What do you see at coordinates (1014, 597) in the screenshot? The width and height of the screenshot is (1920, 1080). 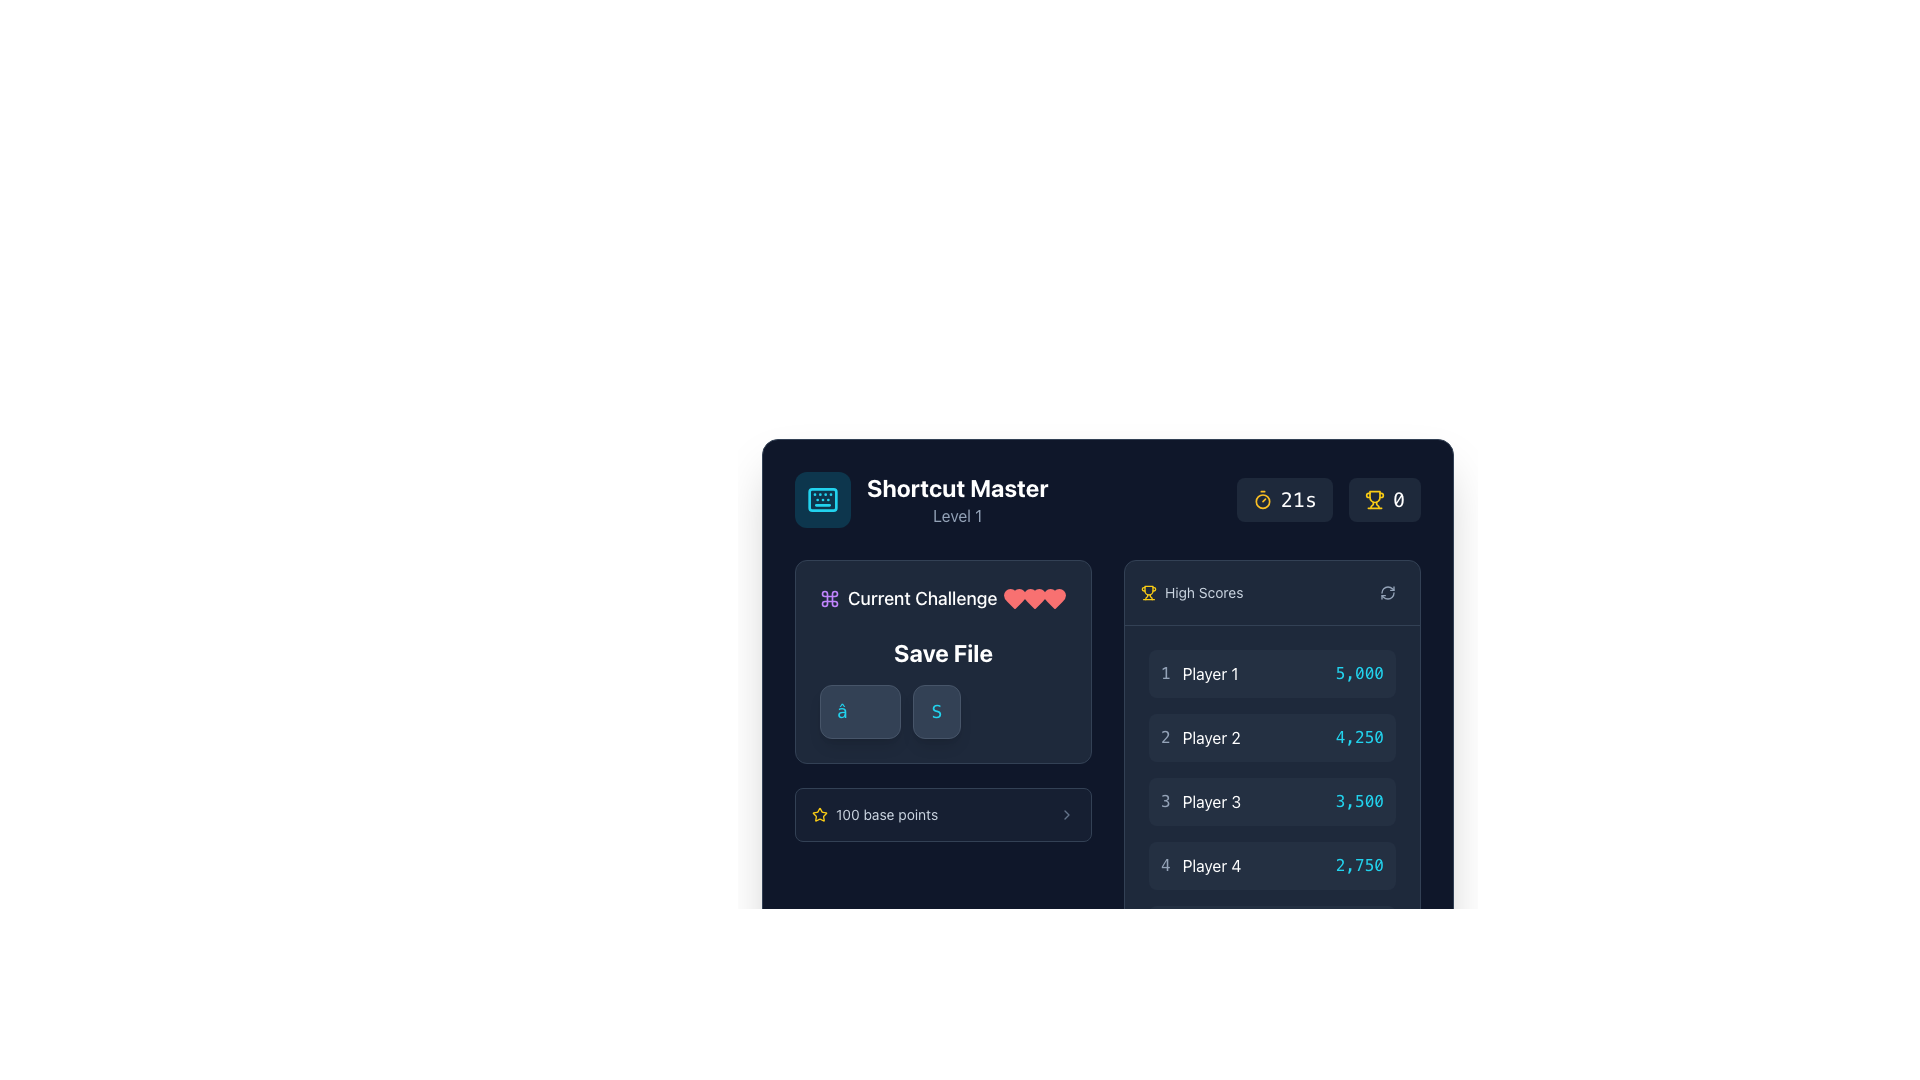 I see `the red heart icon located in the 'Current Challenge' section, which is the leftmost of three similar icons` at bounding box center [1014, 597].